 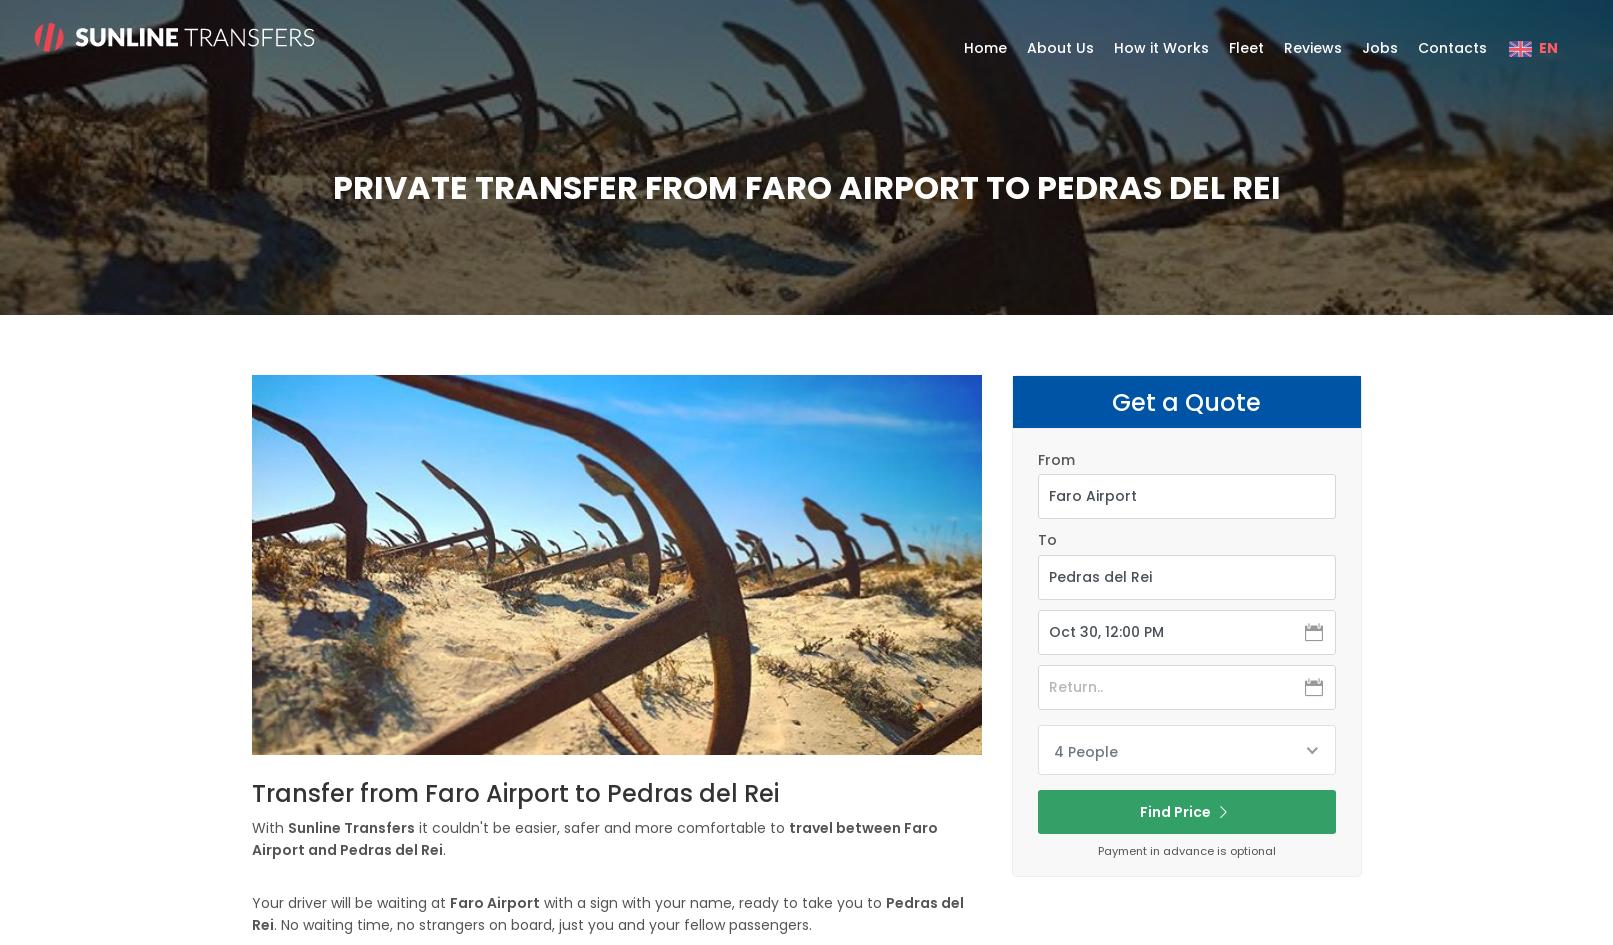 I want to click on 'with a sign with your name, ready to take you to', so click(x=538, y=901).